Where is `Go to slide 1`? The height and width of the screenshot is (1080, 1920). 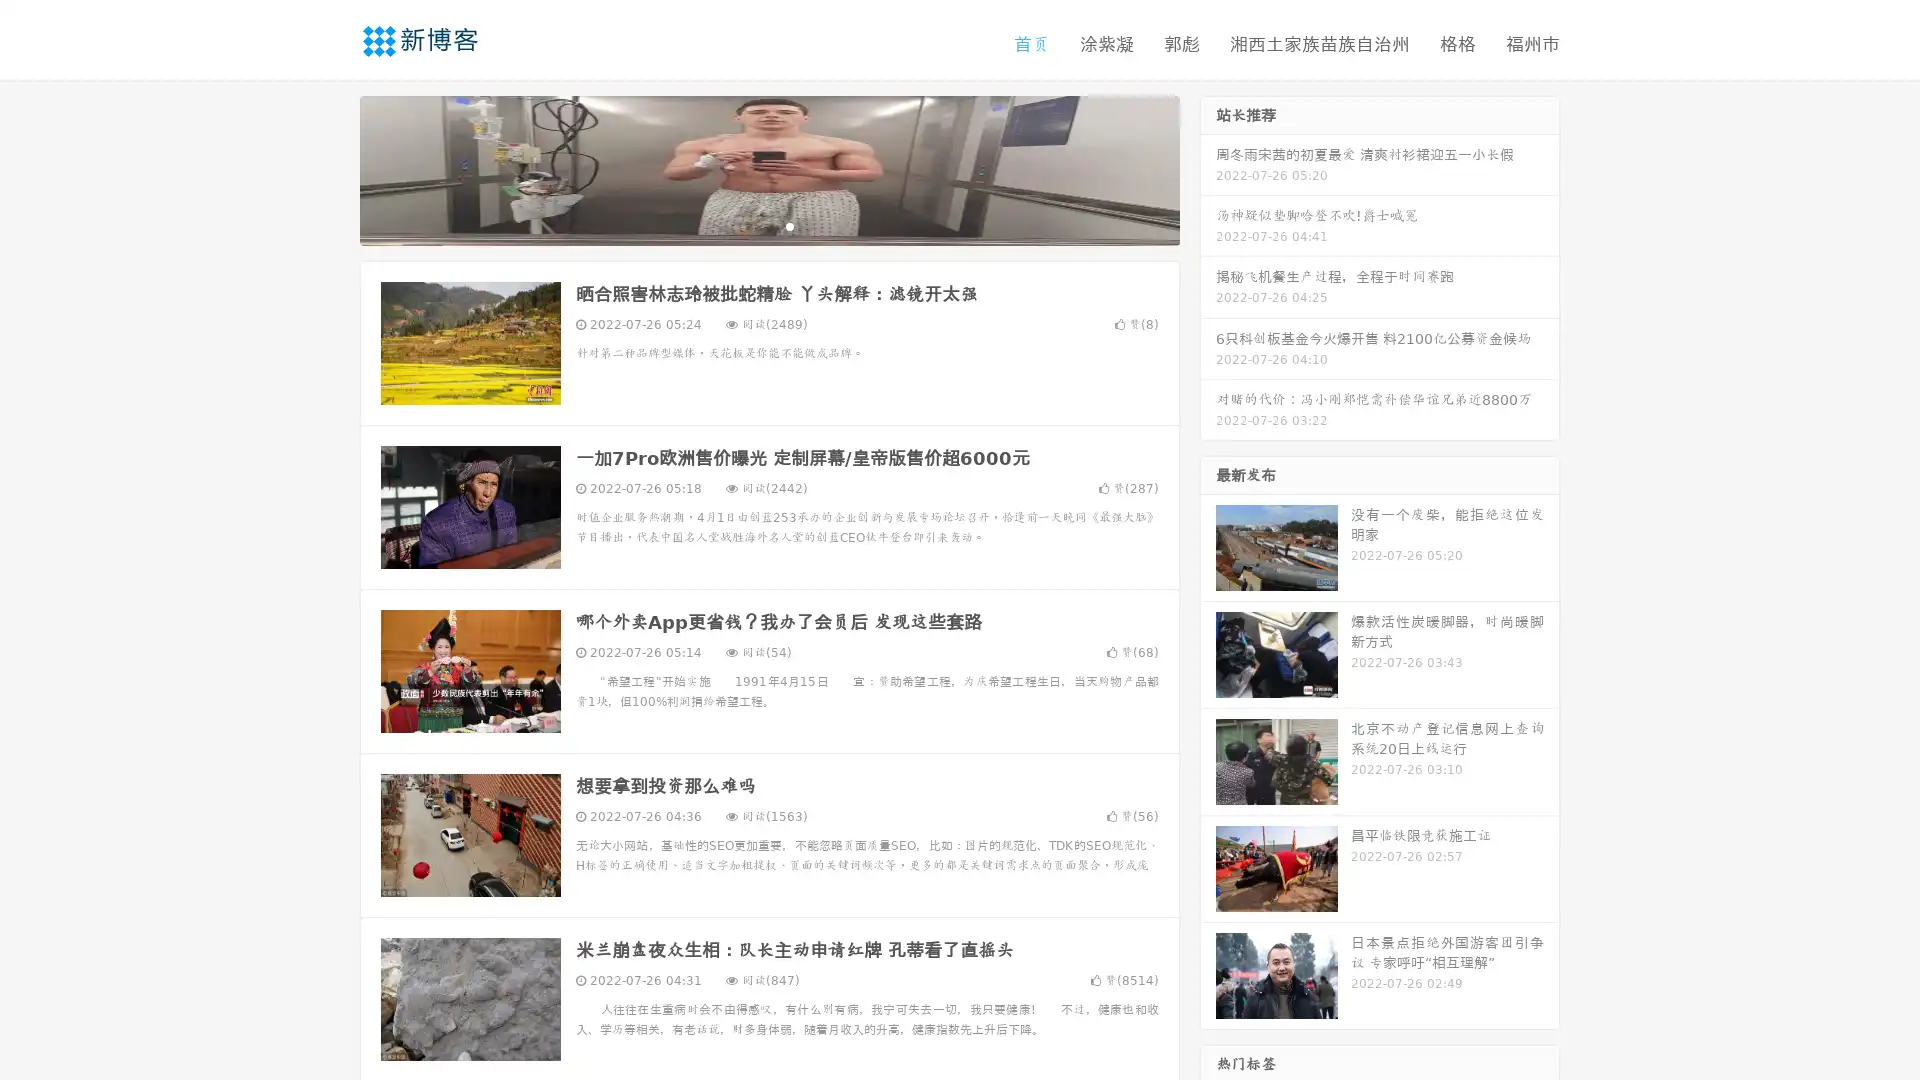 Go to slide 1 is located at coordinates (748, 225).